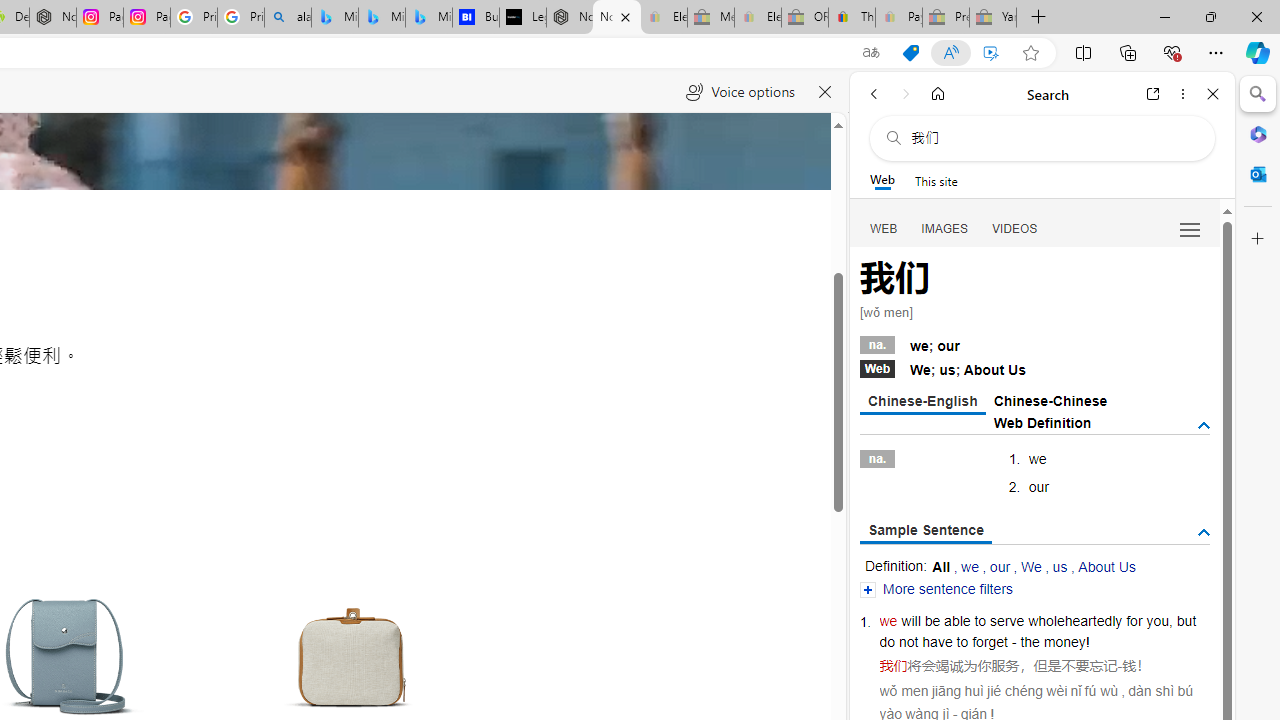 The width and height of the screenshot is (1280, 720). I want to click on 'Microsoft Bing Travel - Flights from Hong Kong to Bangkok', so click(335, 17).